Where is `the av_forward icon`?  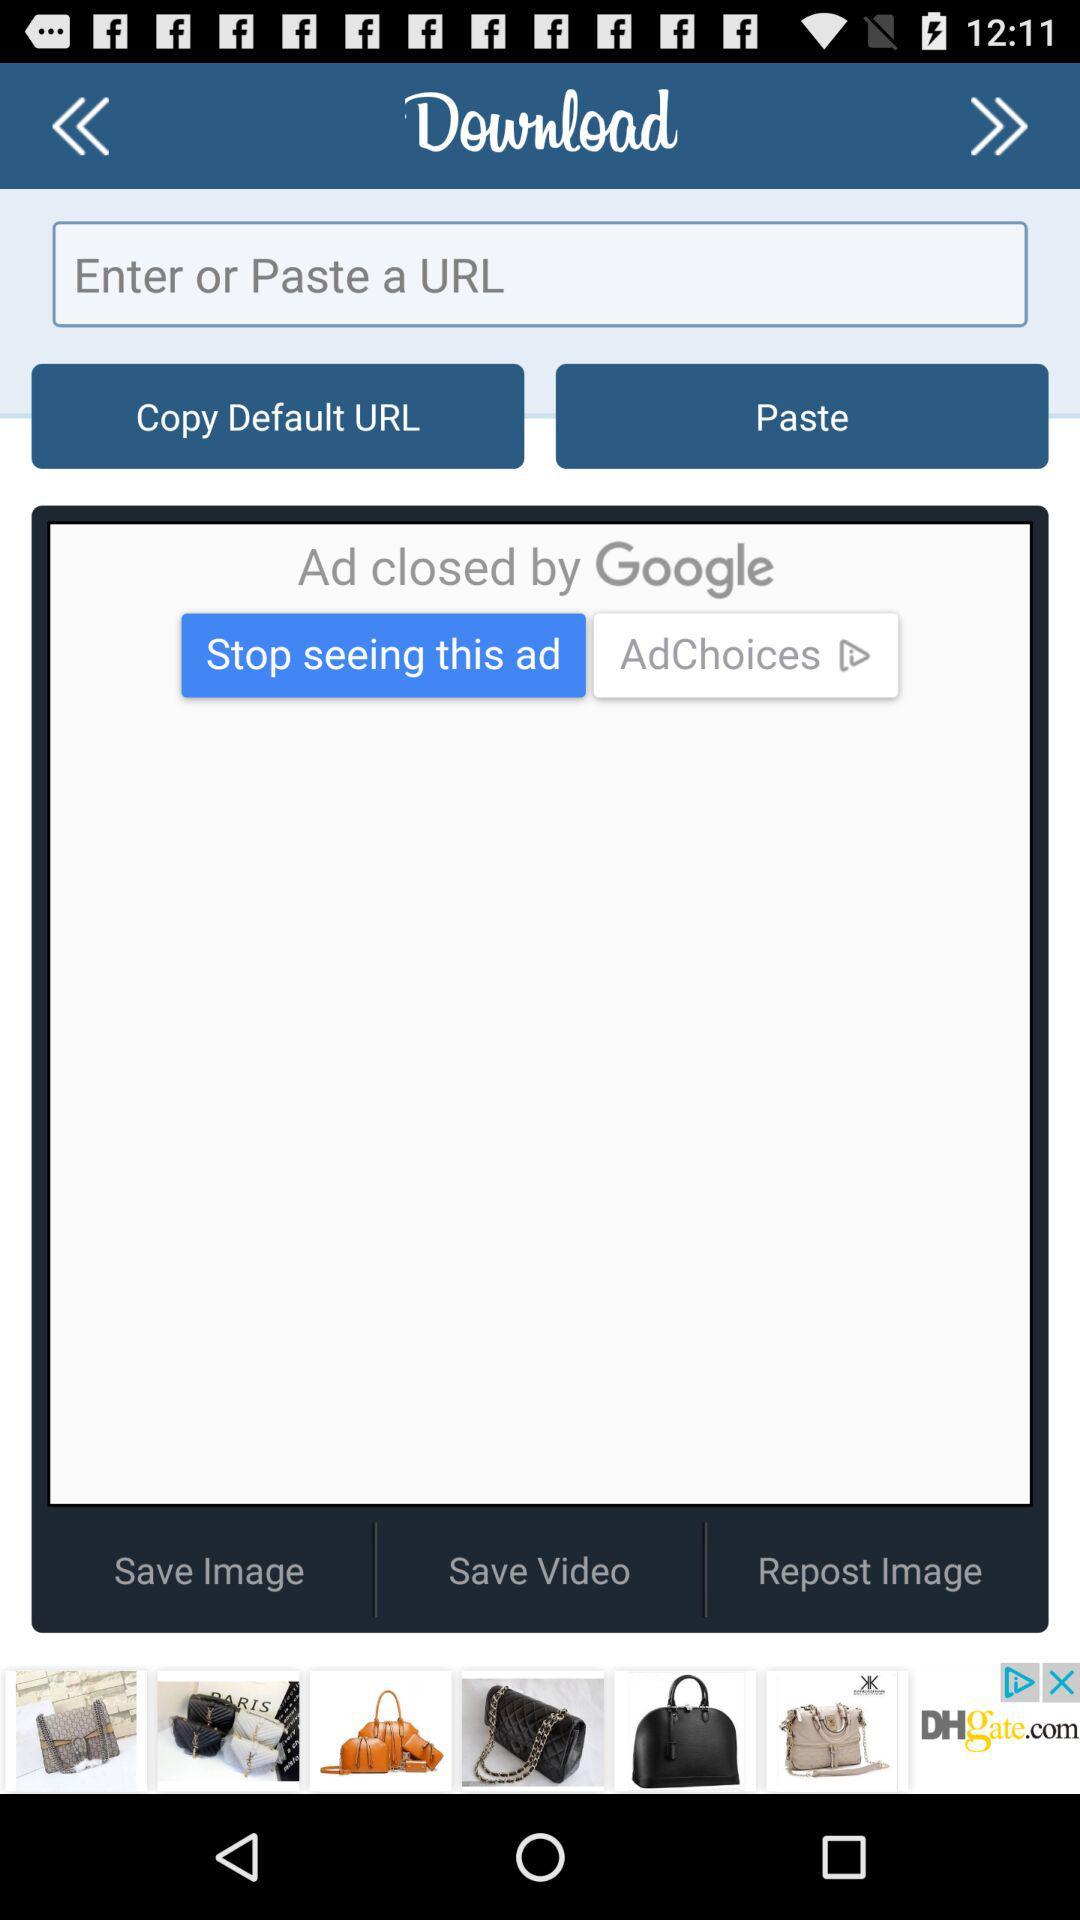
the av_forward icon is located at coordinates (999, 133).